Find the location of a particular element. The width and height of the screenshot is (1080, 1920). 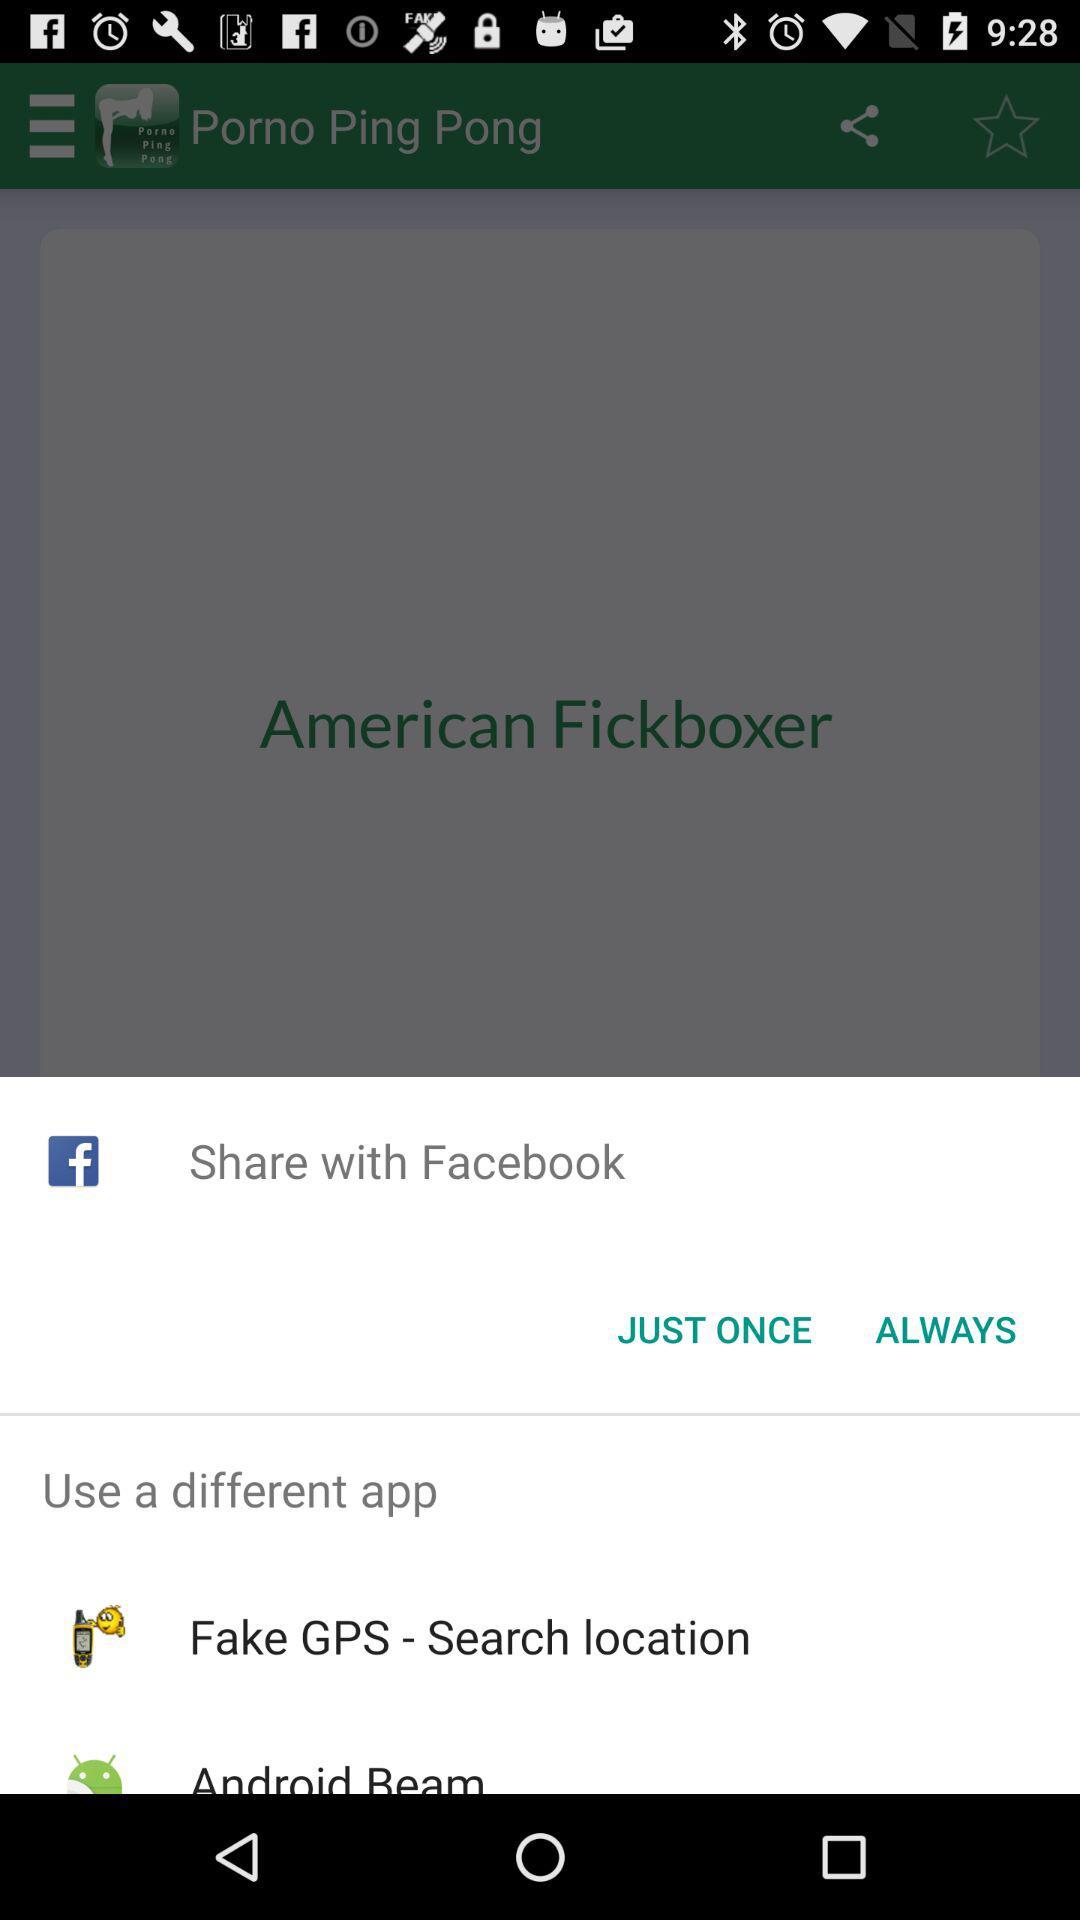

the app above fake gps search is located at coordinates (540, 1489).